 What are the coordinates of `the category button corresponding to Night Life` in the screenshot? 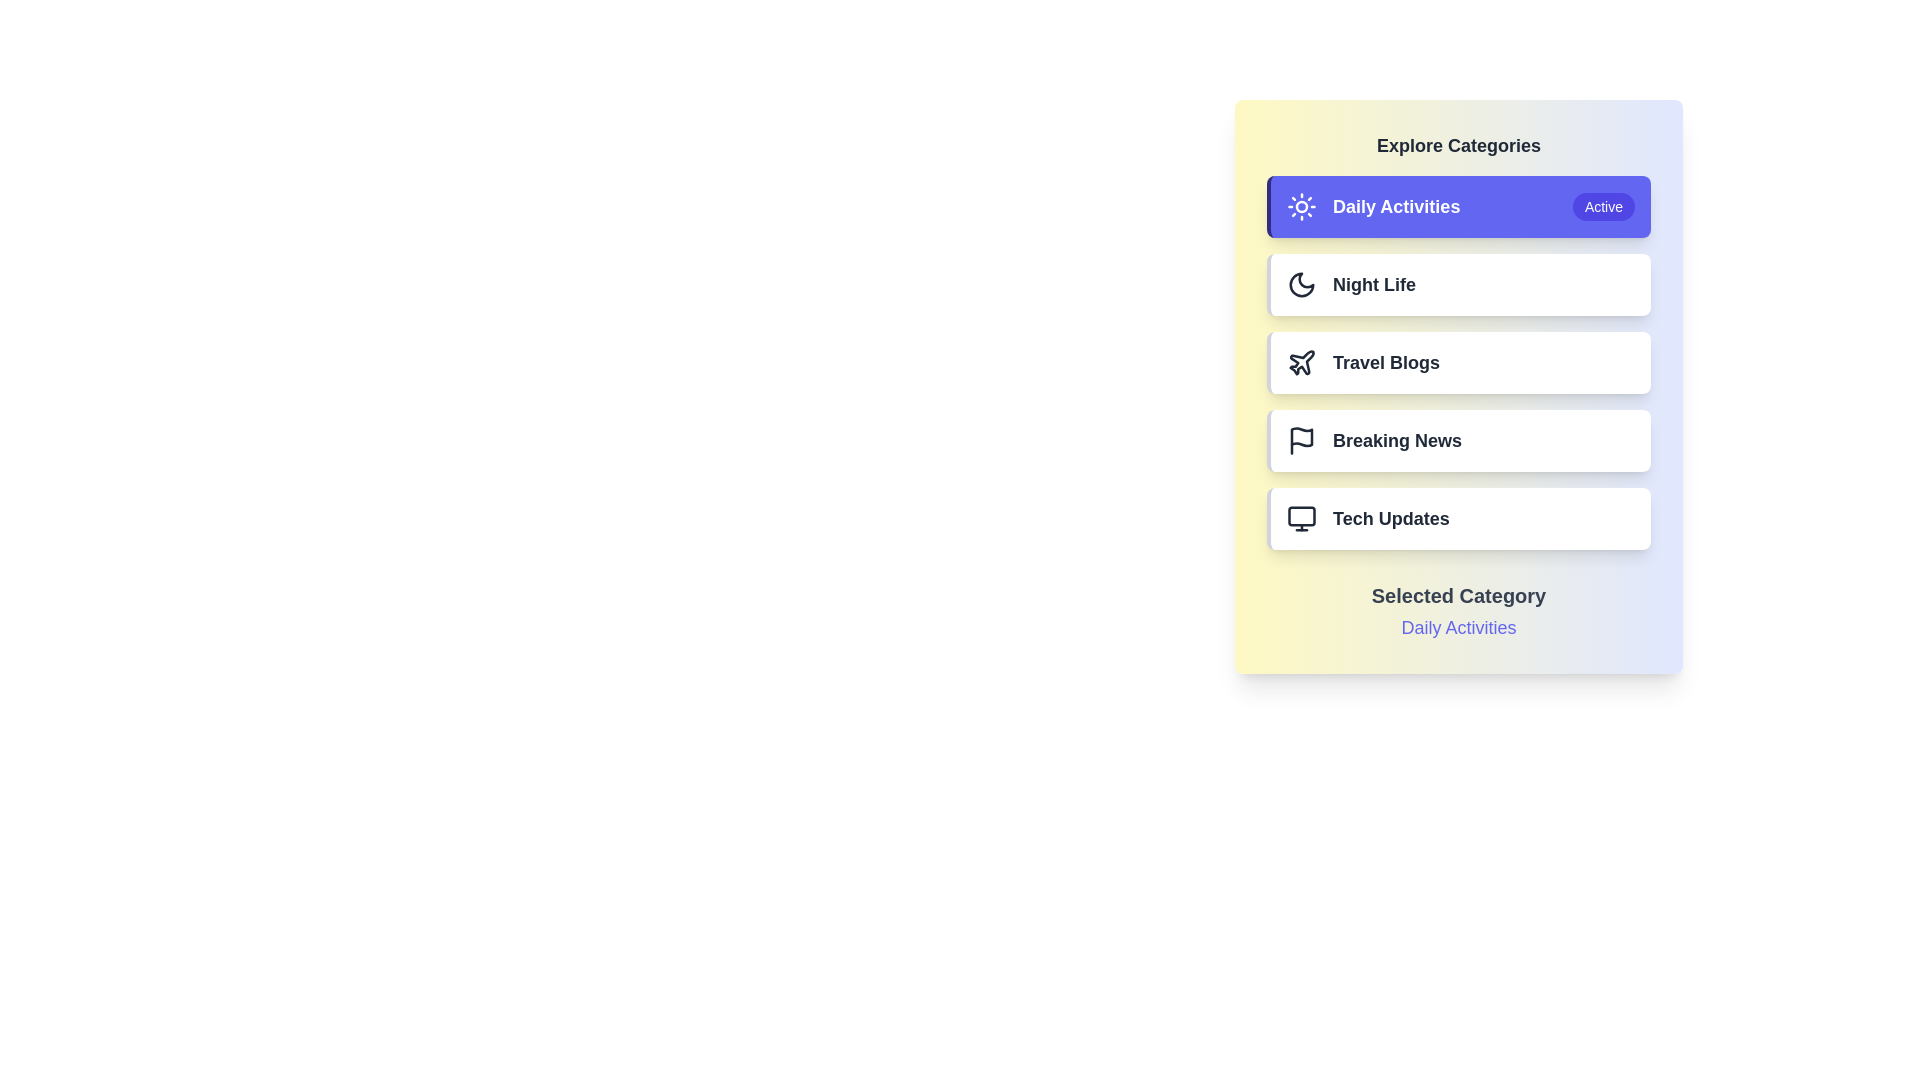 It's located at (1459, 285).